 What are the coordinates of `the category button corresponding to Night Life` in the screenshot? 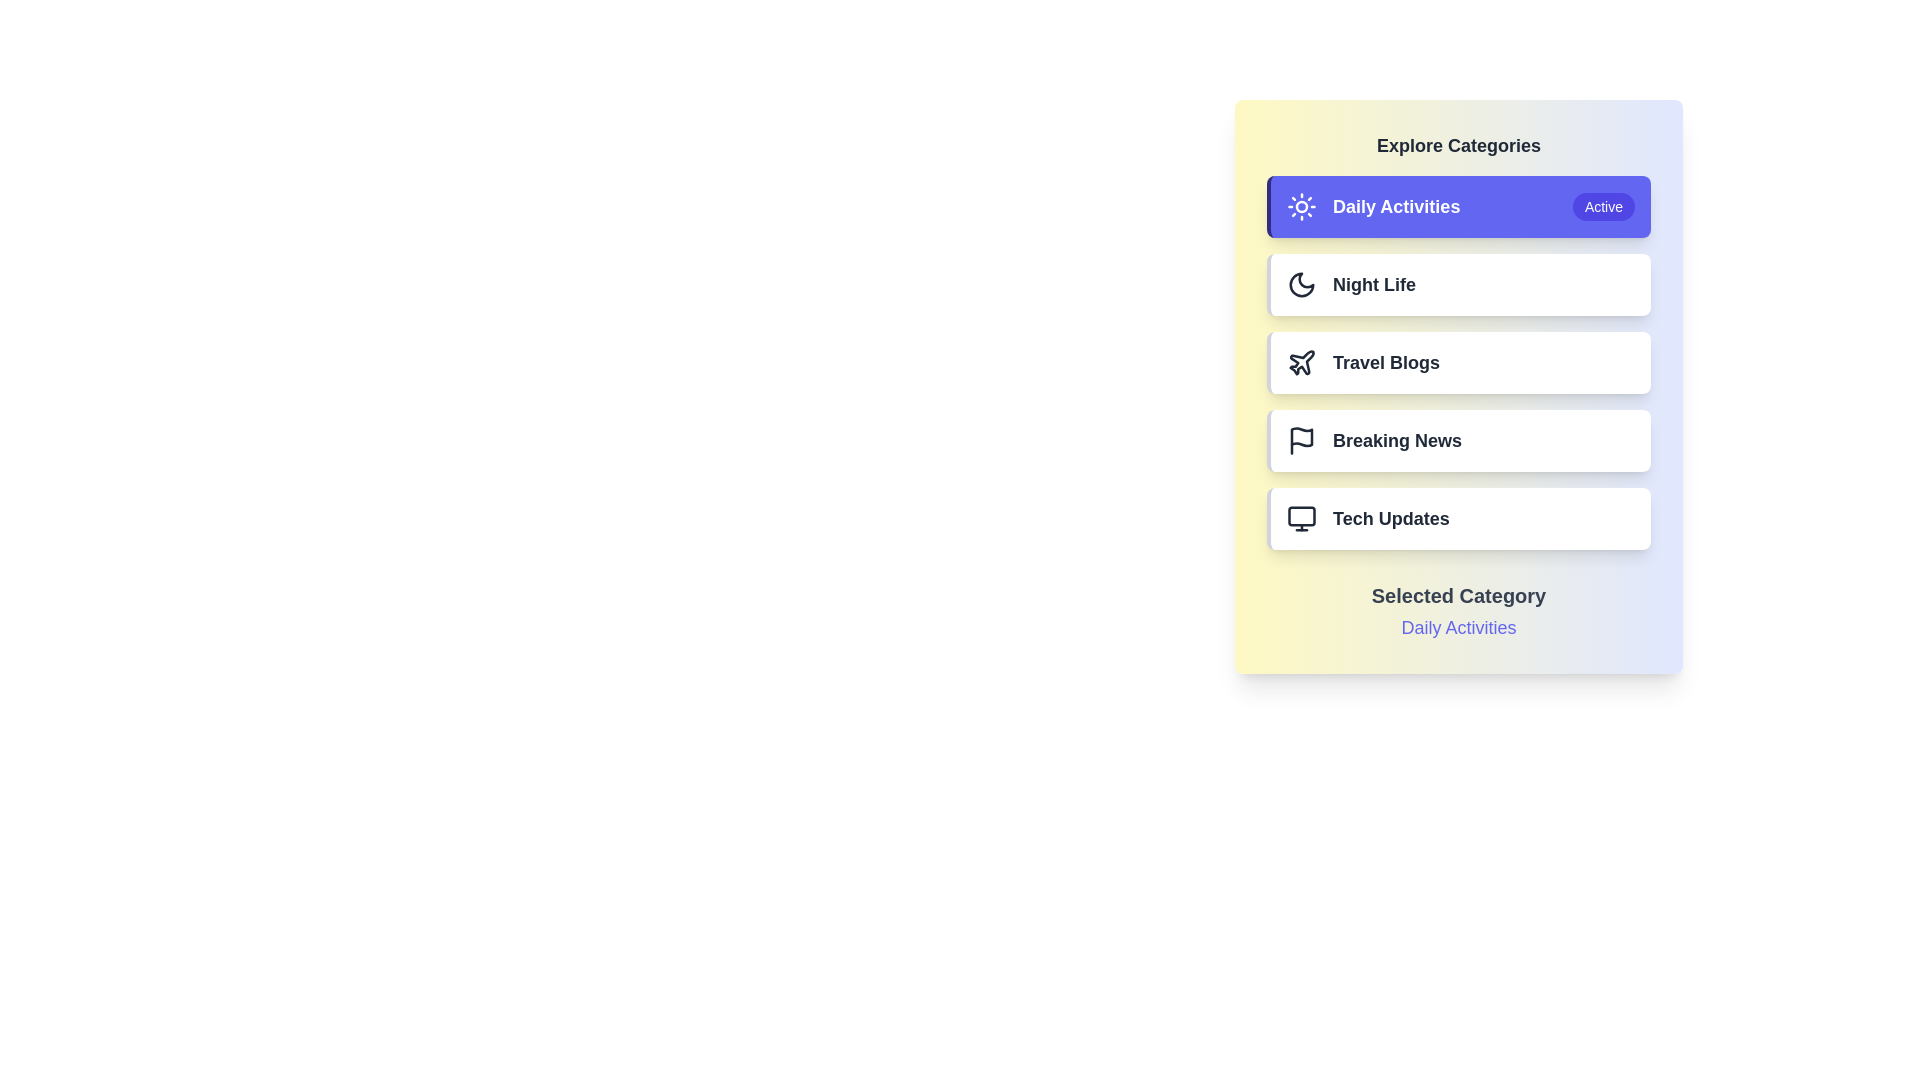 It's located at (1459, 285).